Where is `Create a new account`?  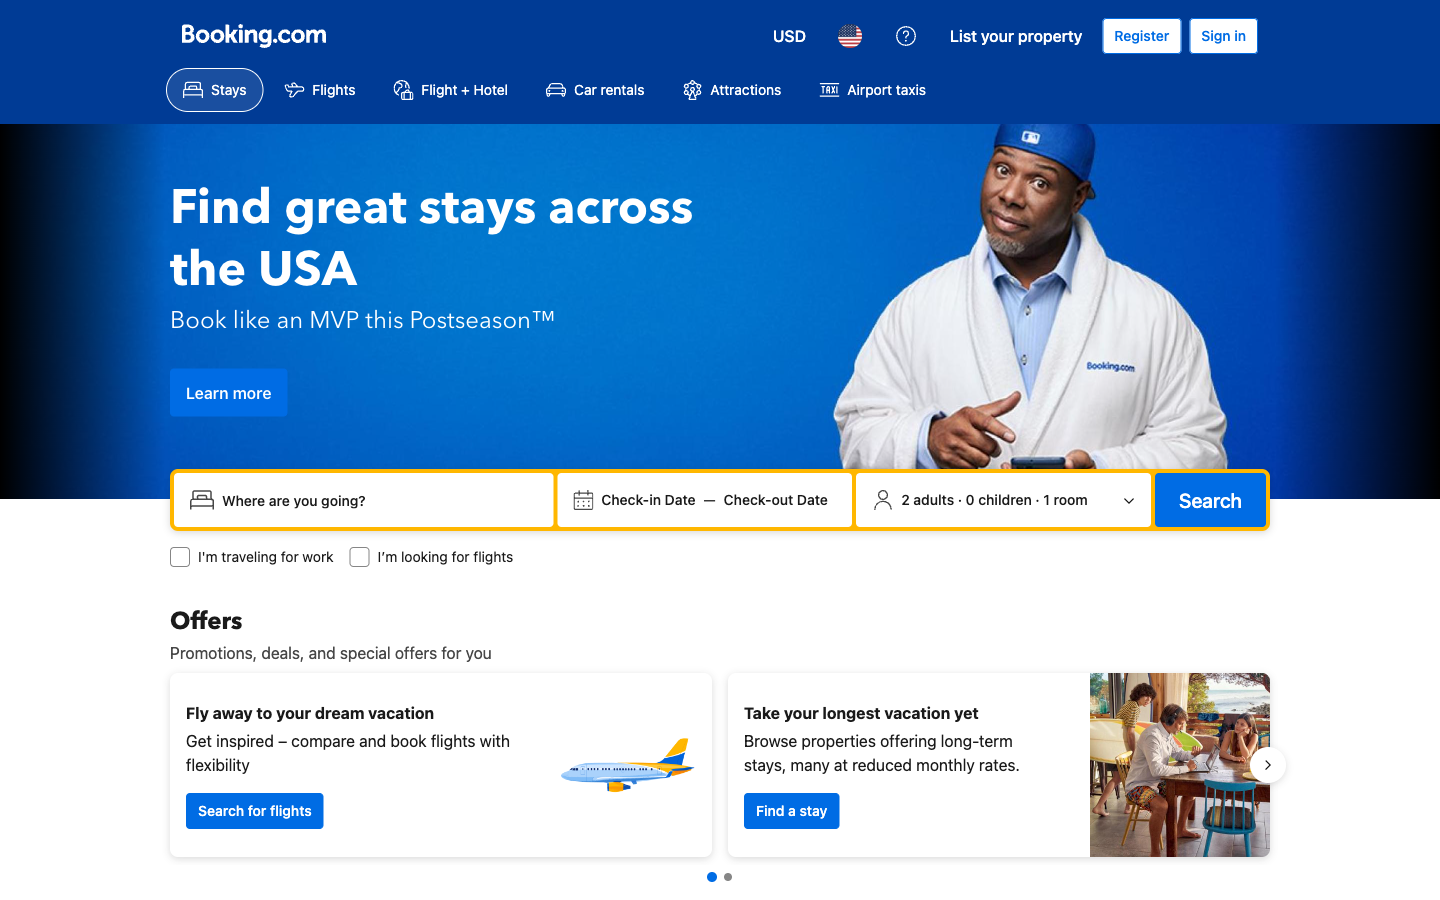 Create a new account is located at coordinates (1141, 35).